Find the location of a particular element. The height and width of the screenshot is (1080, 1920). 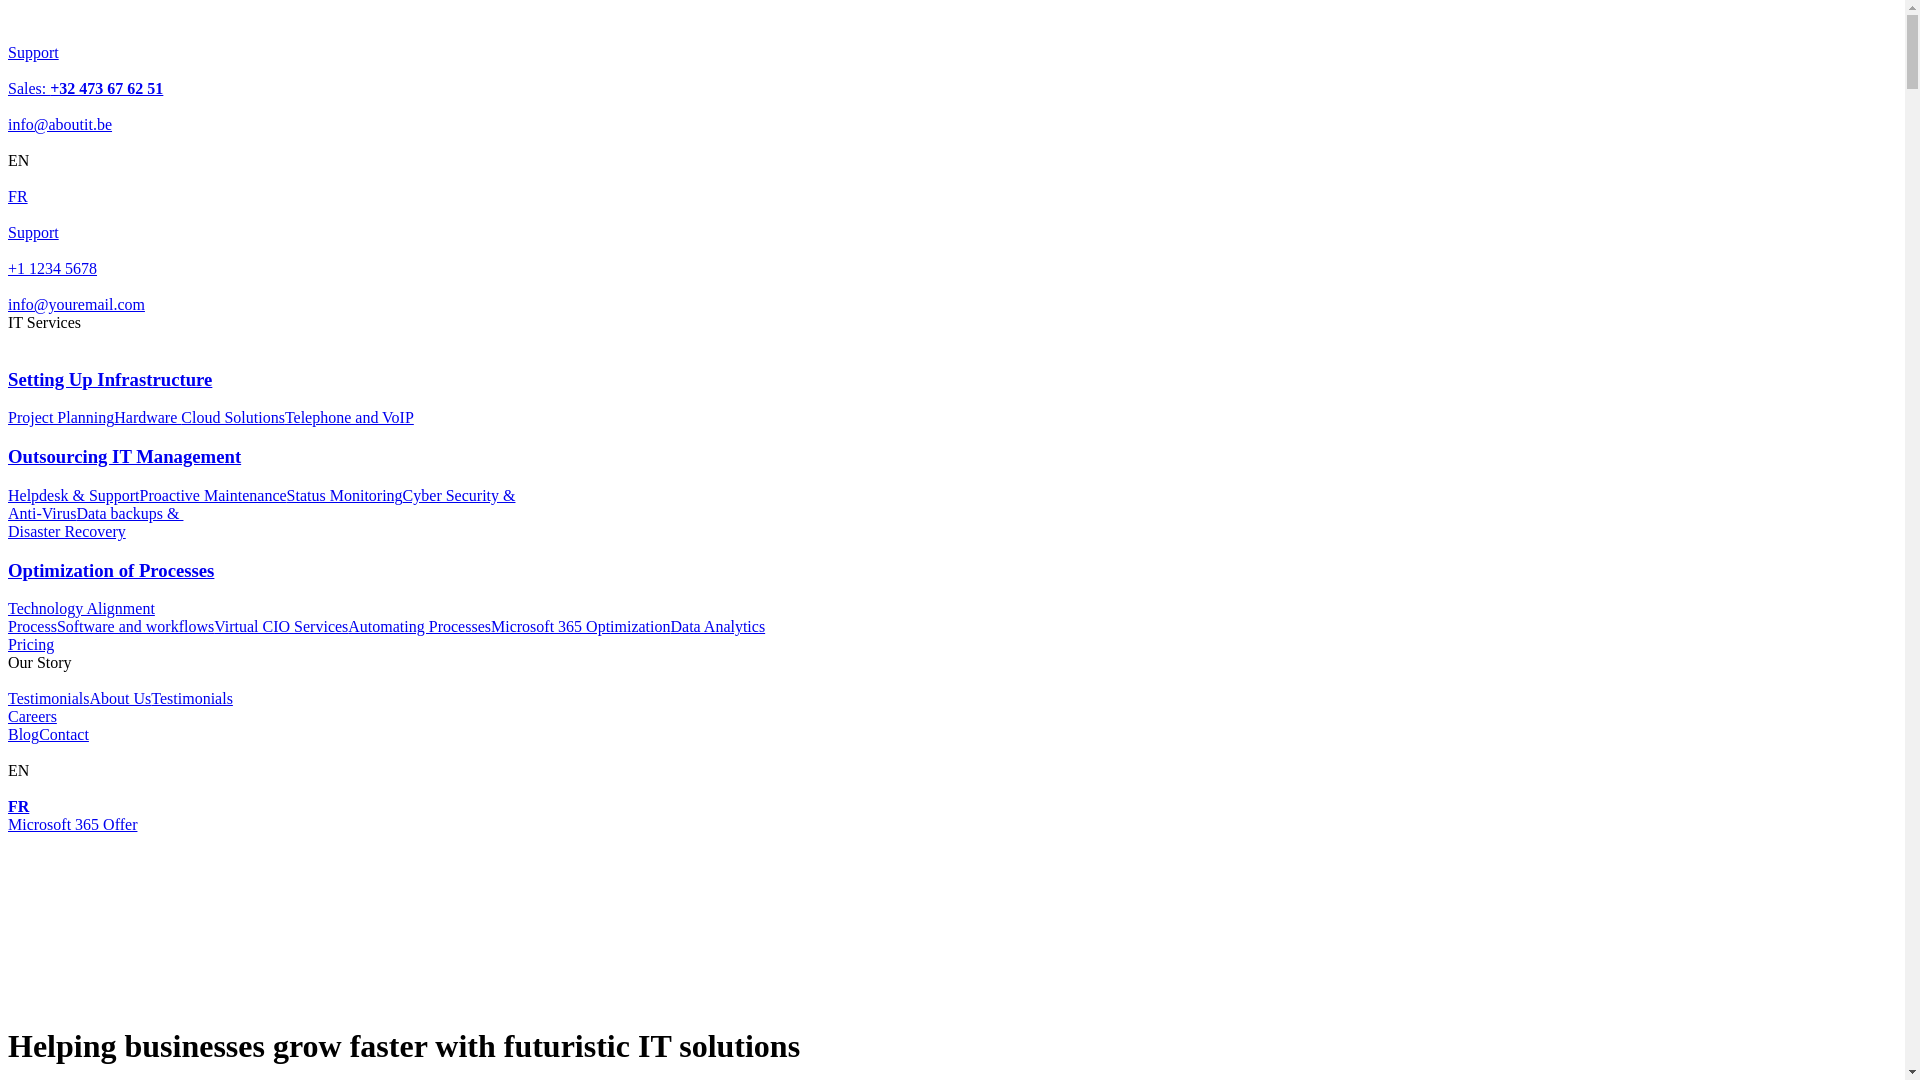

'Setting Up Infrastructure' is located at coordinates (8, 397).